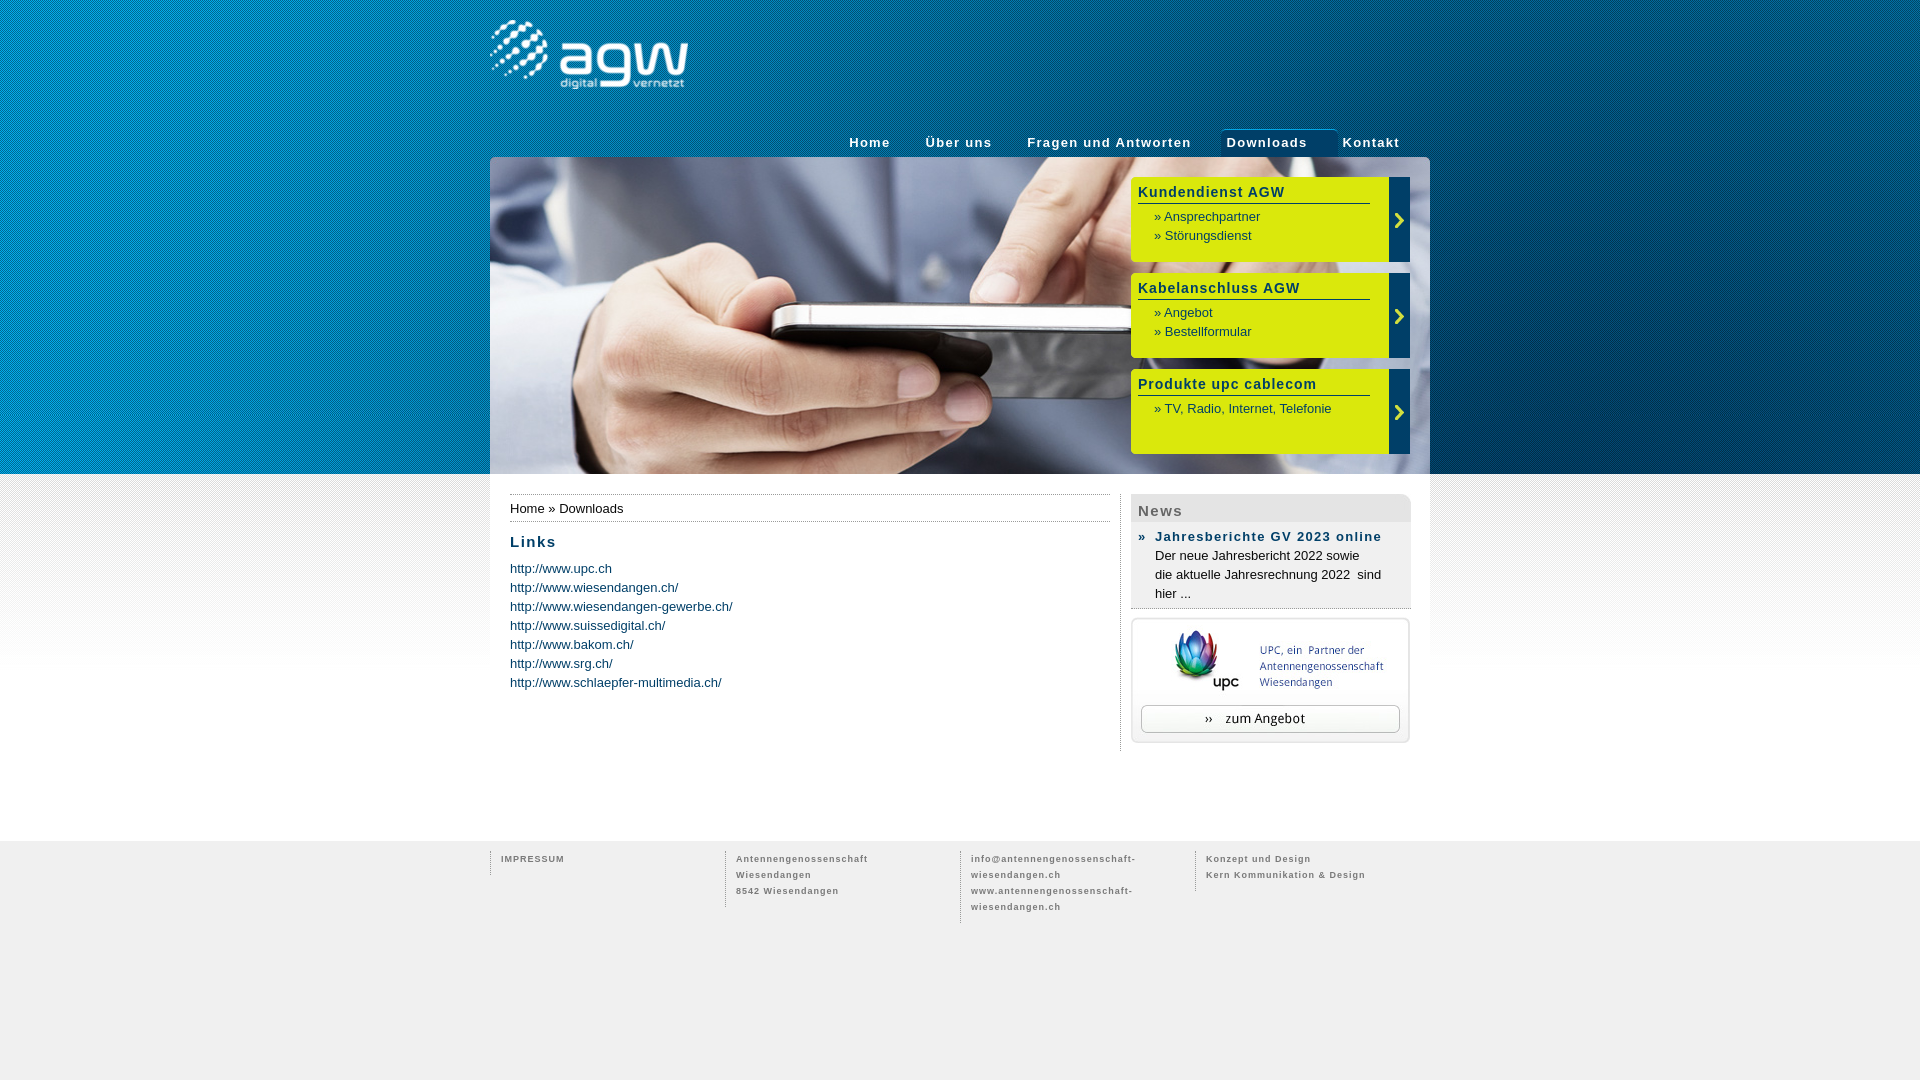 Image resolution: width=1920 pixels, height=1080 pixels. I want to click on 'Kontakt', so click(1370, 141).